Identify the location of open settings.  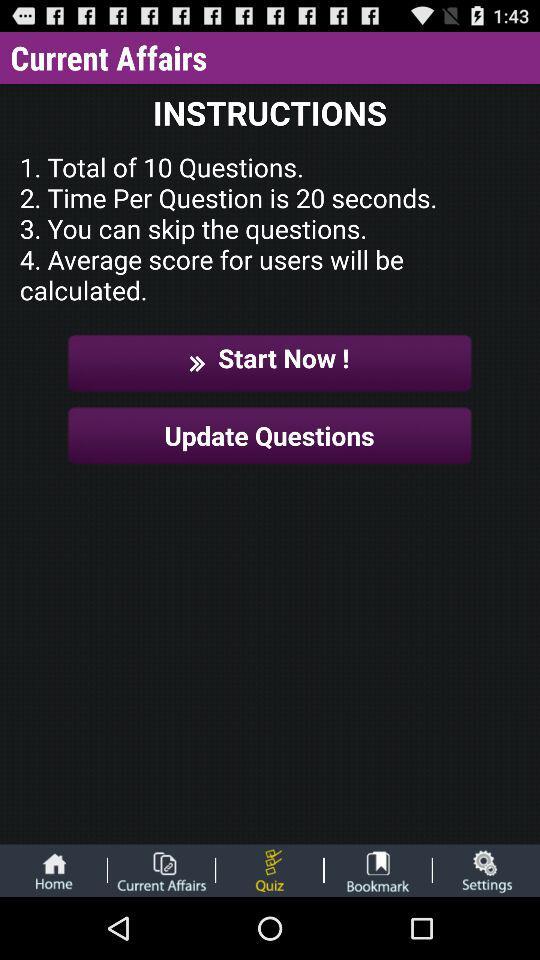
(485, 869).